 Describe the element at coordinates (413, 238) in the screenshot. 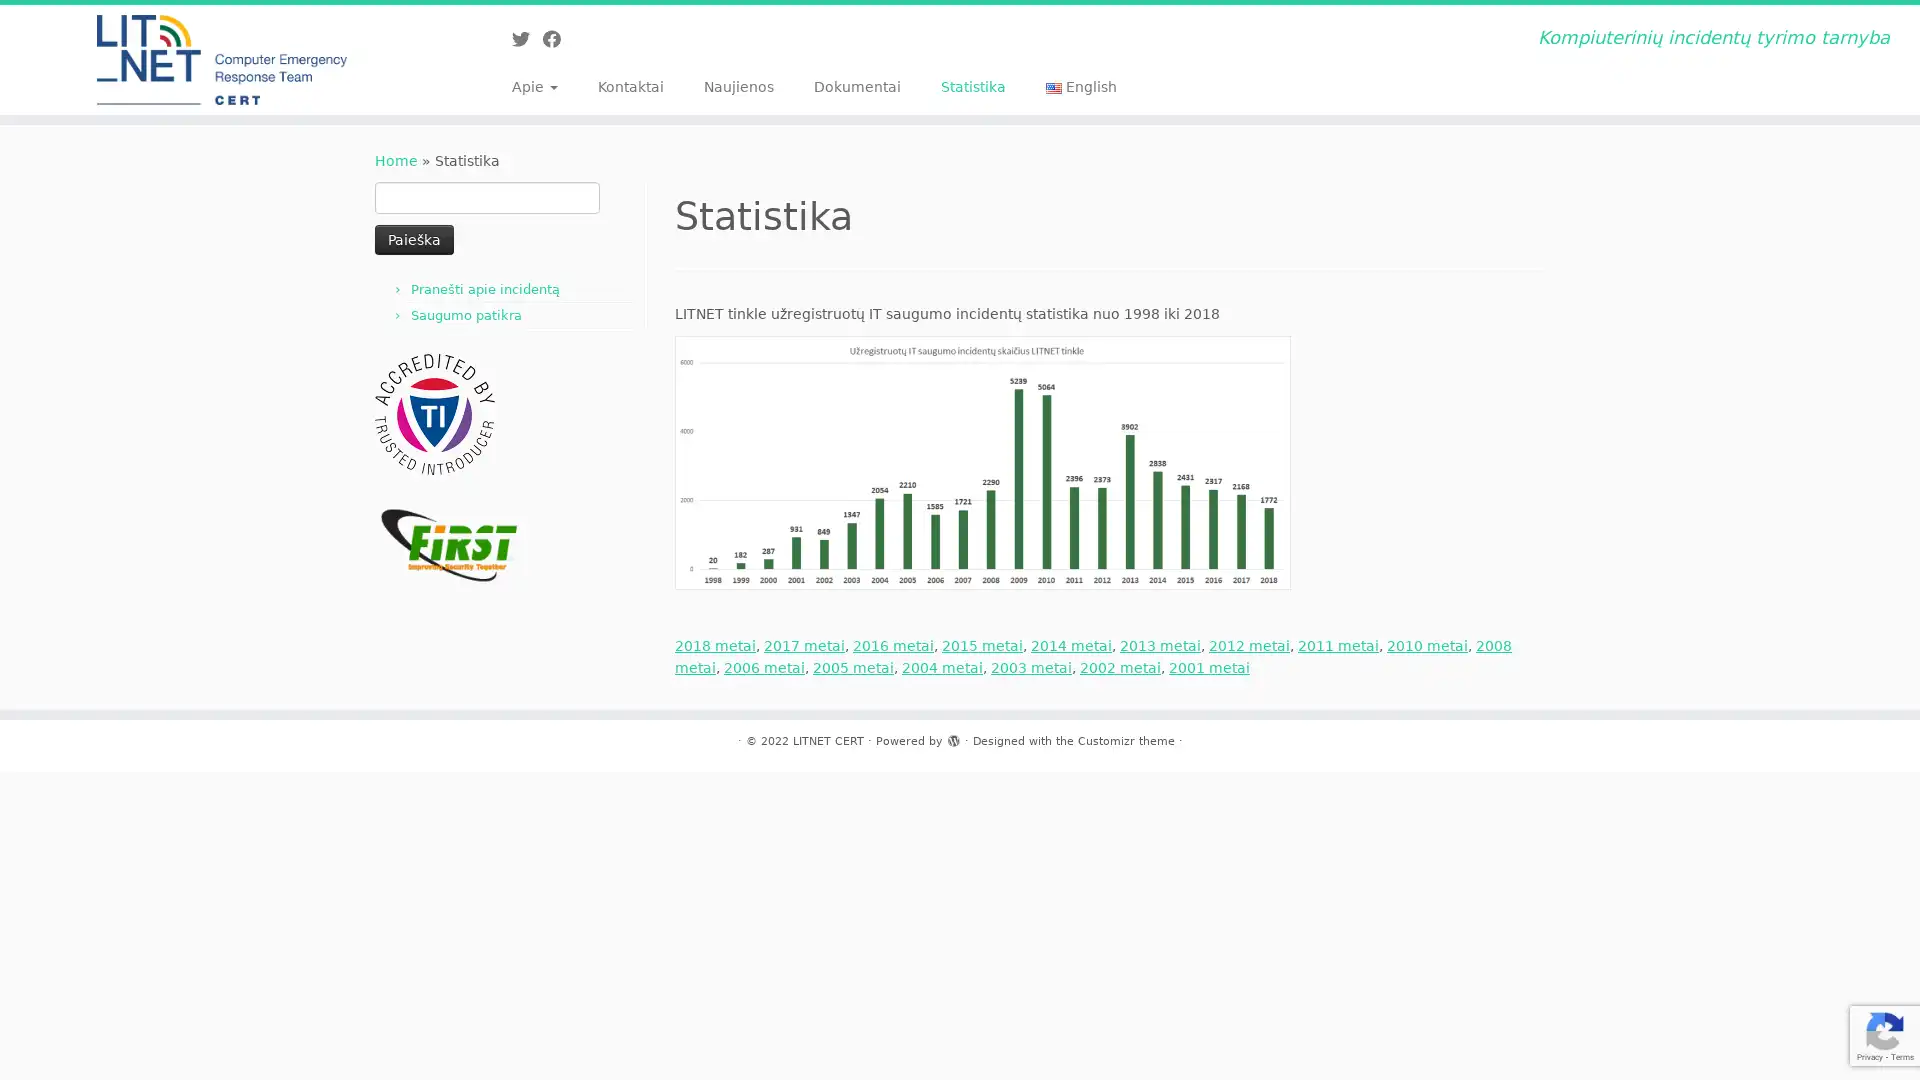

I see `Paieska` at that location.